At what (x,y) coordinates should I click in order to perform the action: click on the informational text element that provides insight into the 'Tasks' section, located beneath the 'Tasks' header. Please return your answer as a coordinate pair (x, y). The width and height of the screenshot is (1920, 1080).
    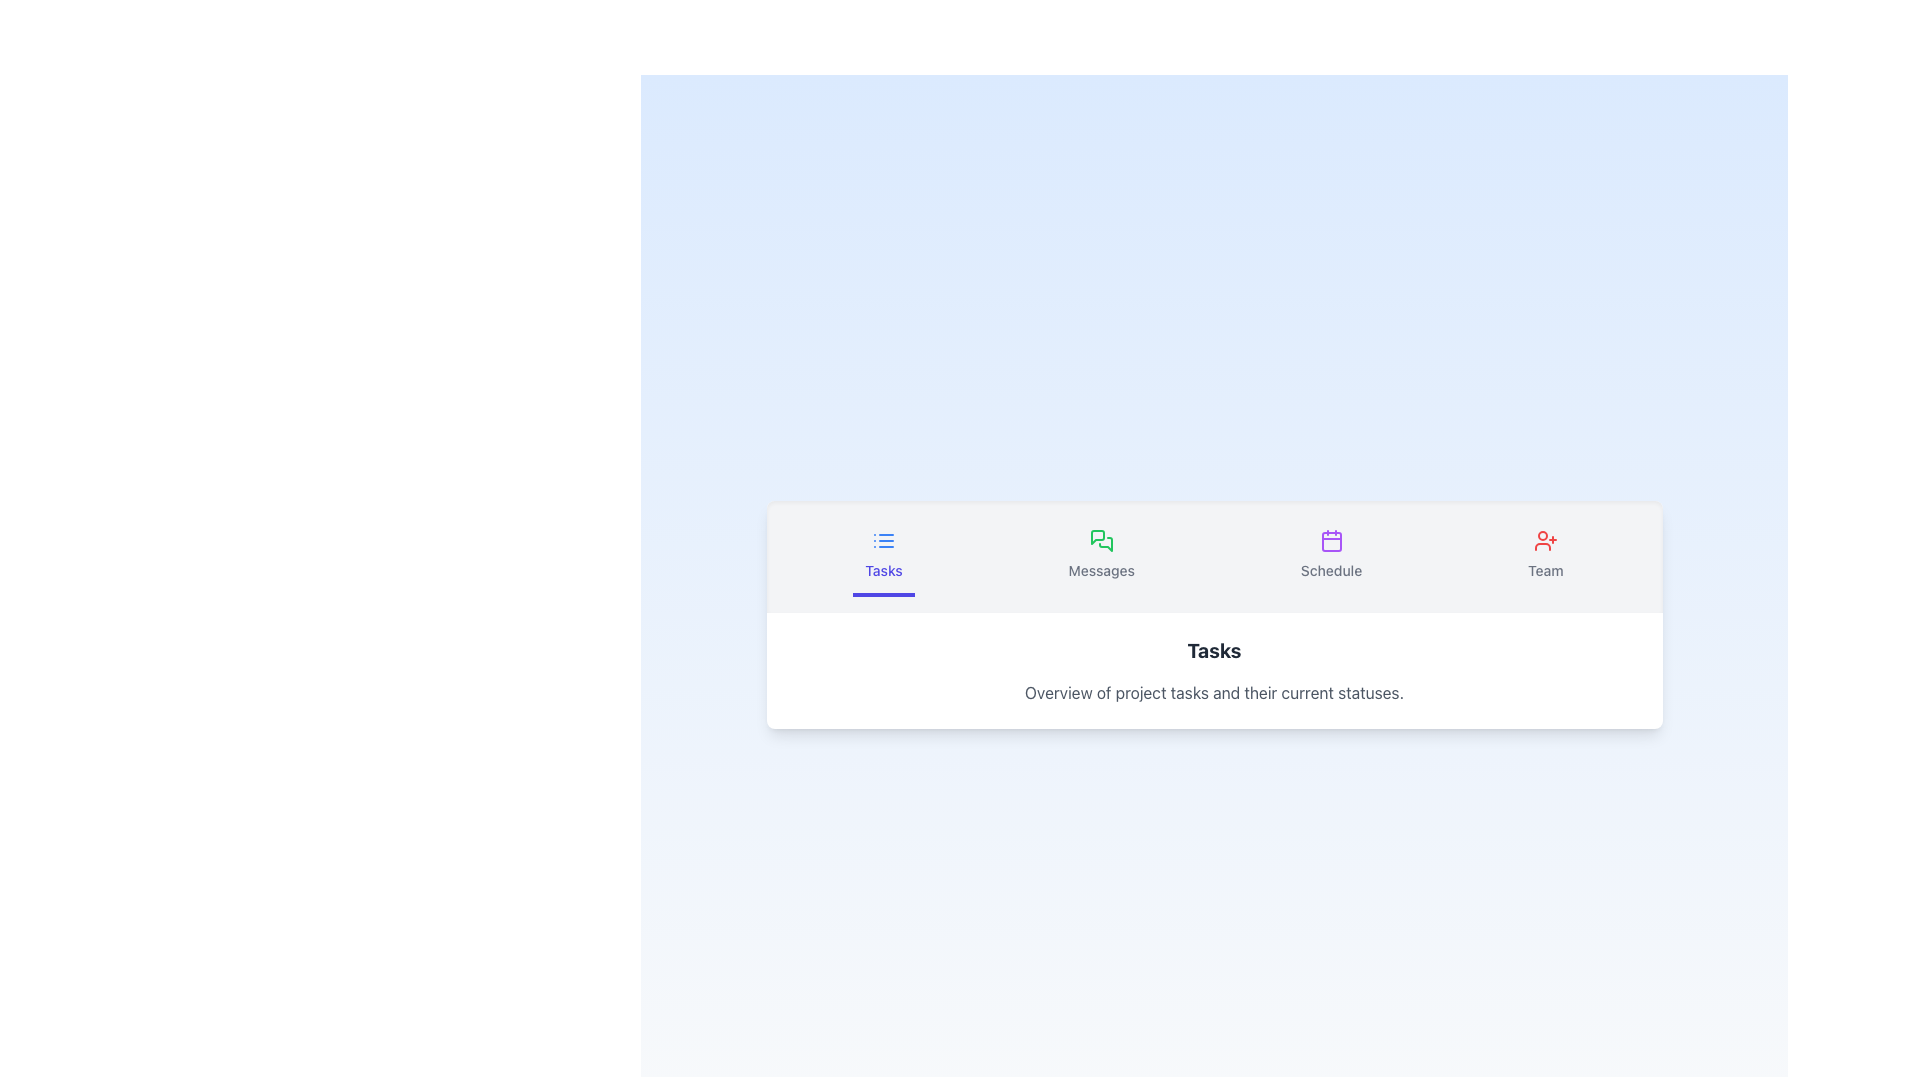
    Looking at the image, I should click on (1213, 692).